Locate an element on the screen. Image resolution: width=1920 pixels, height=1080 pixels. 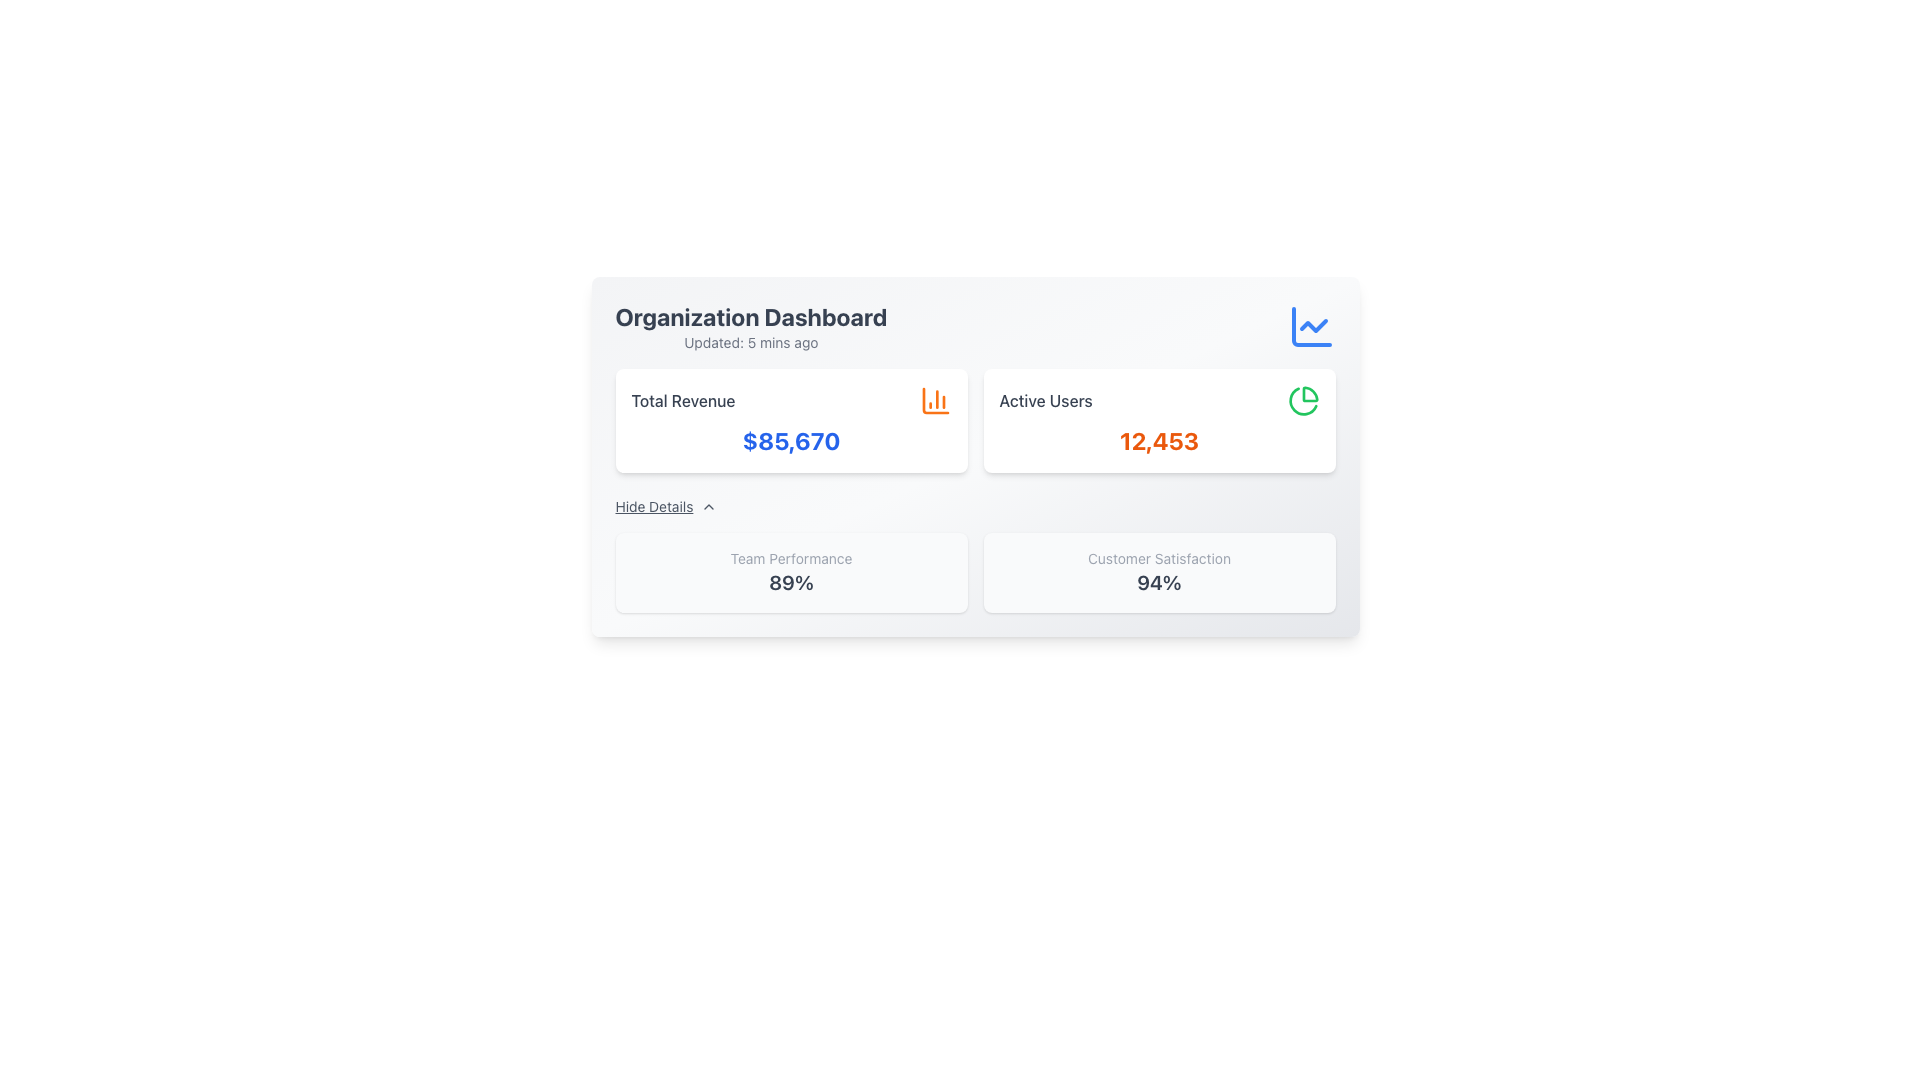
the chart-related icon located in the top-right corner of the dashboard interface, which serves as an indicator for data performance or trends is located at coordinates (1313, 325).